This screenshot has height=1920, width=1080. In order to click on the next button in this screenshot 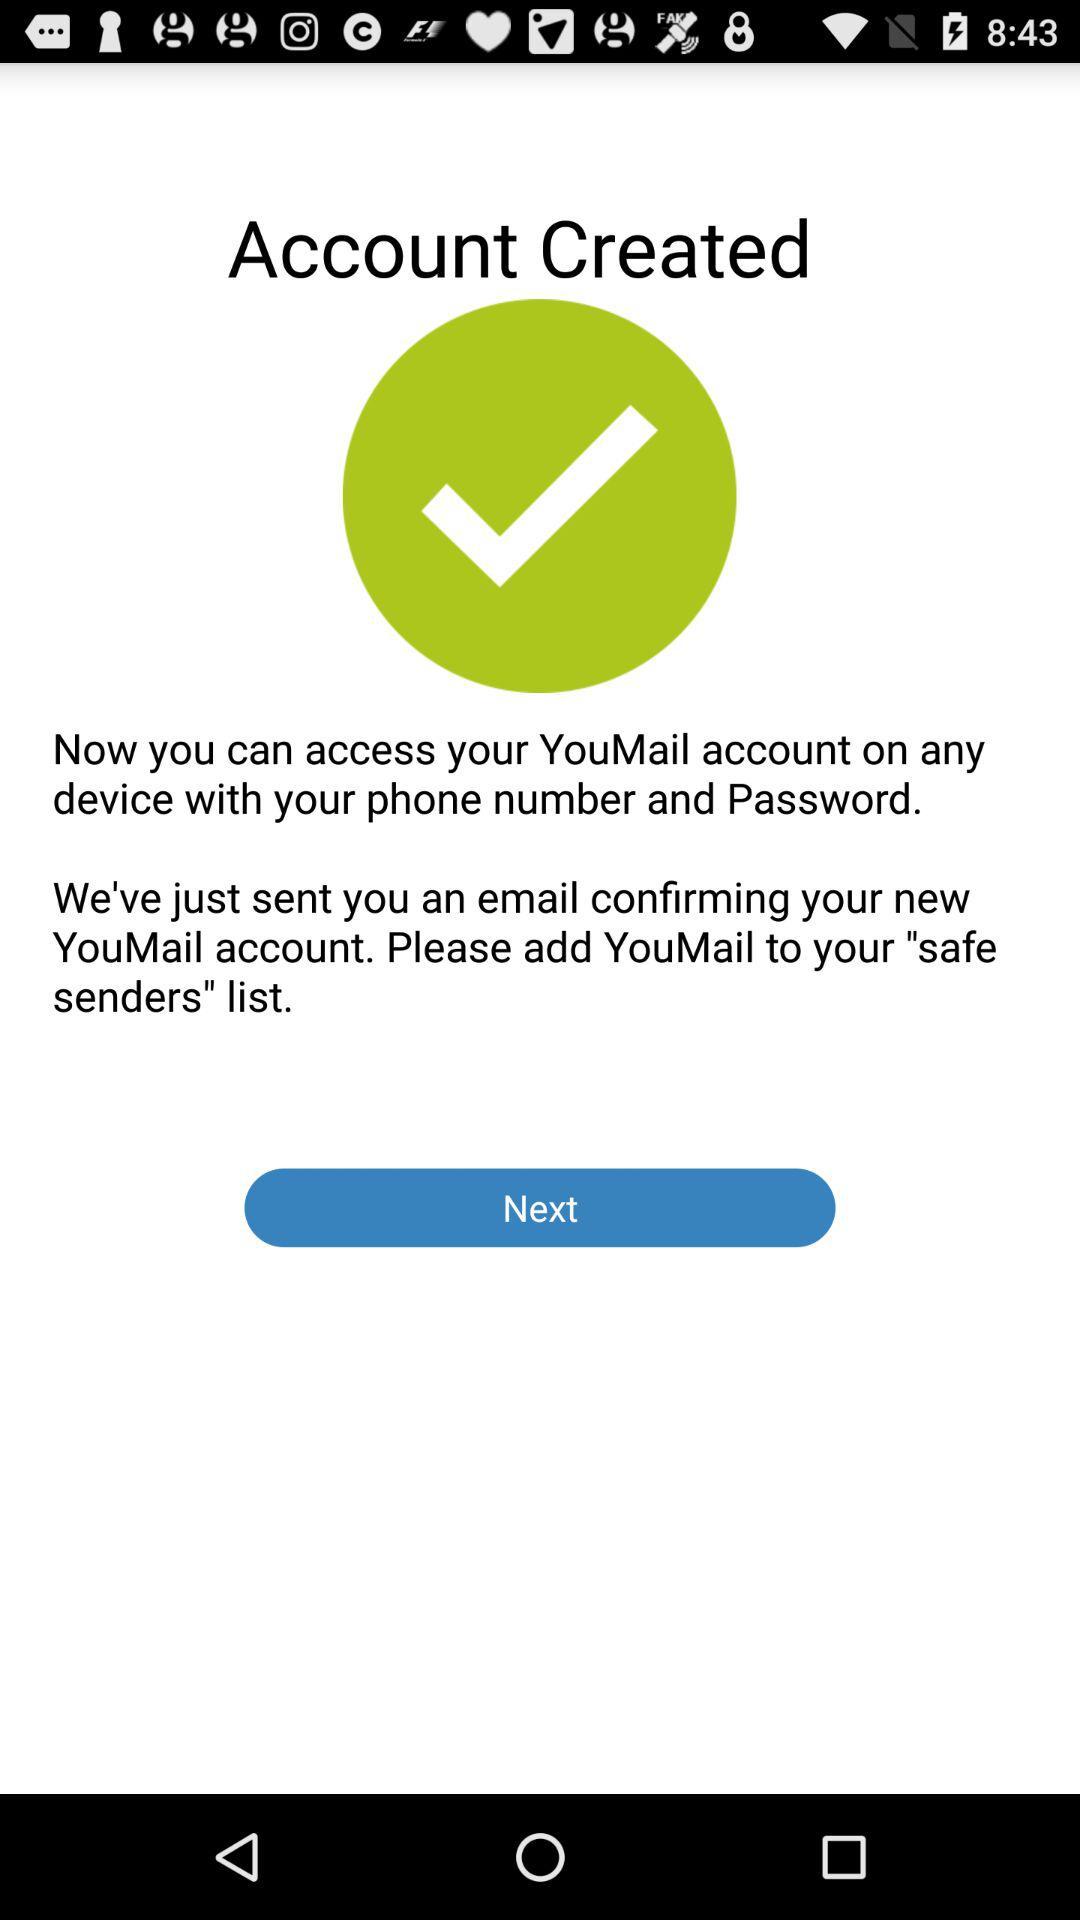, I will do `click(540, 1206)`.